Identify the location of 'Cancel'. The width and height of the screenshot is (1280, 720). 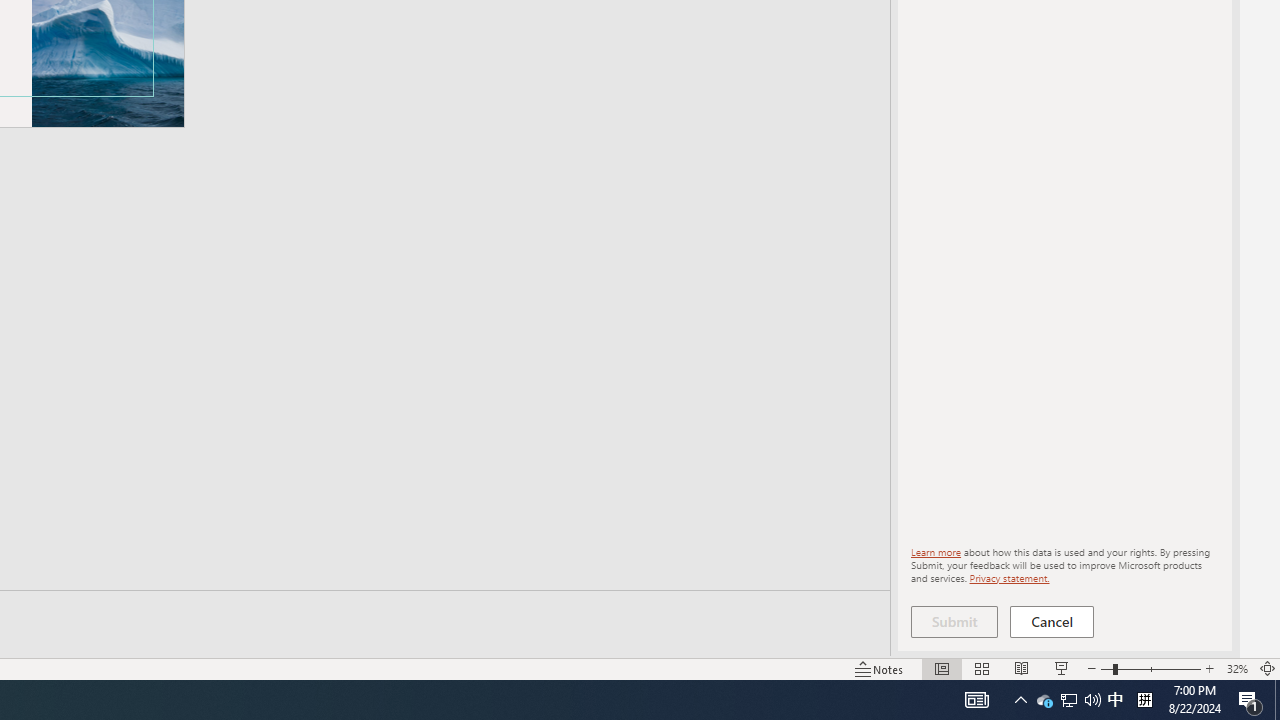
(1051, 621).